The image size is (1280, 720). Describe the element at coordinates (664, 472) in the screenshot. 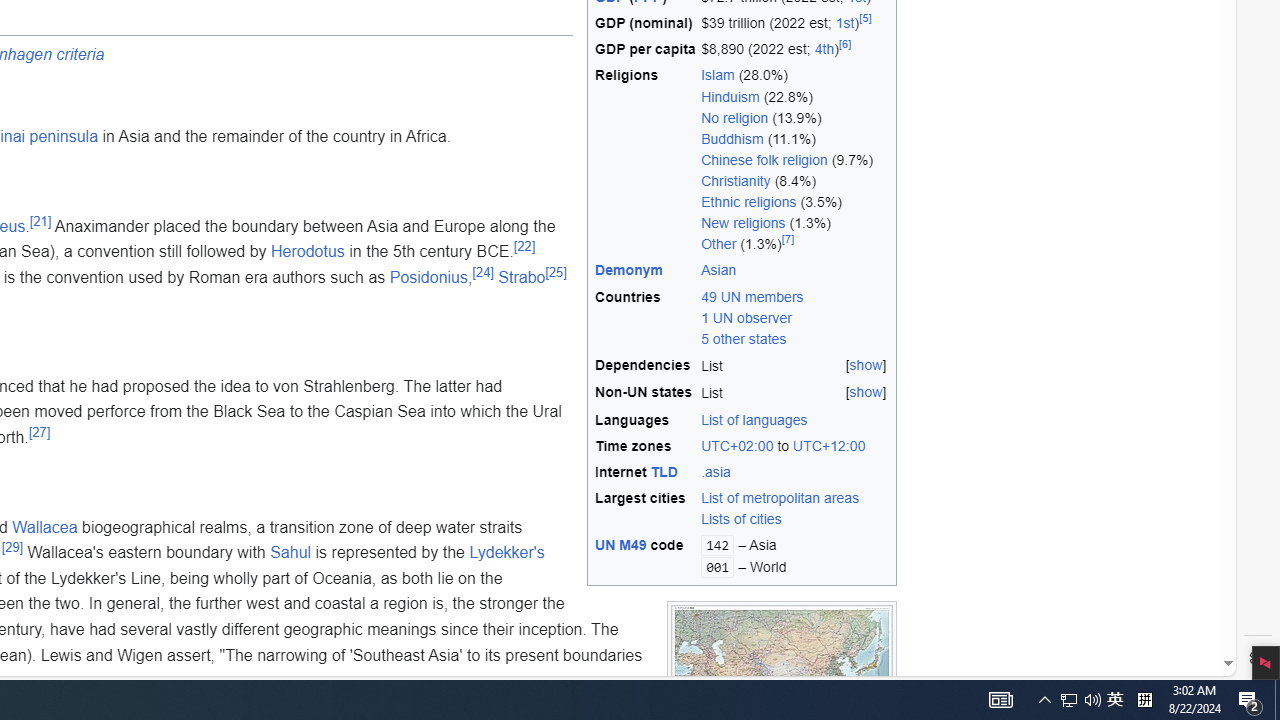

I see `'TLD'` at that location.